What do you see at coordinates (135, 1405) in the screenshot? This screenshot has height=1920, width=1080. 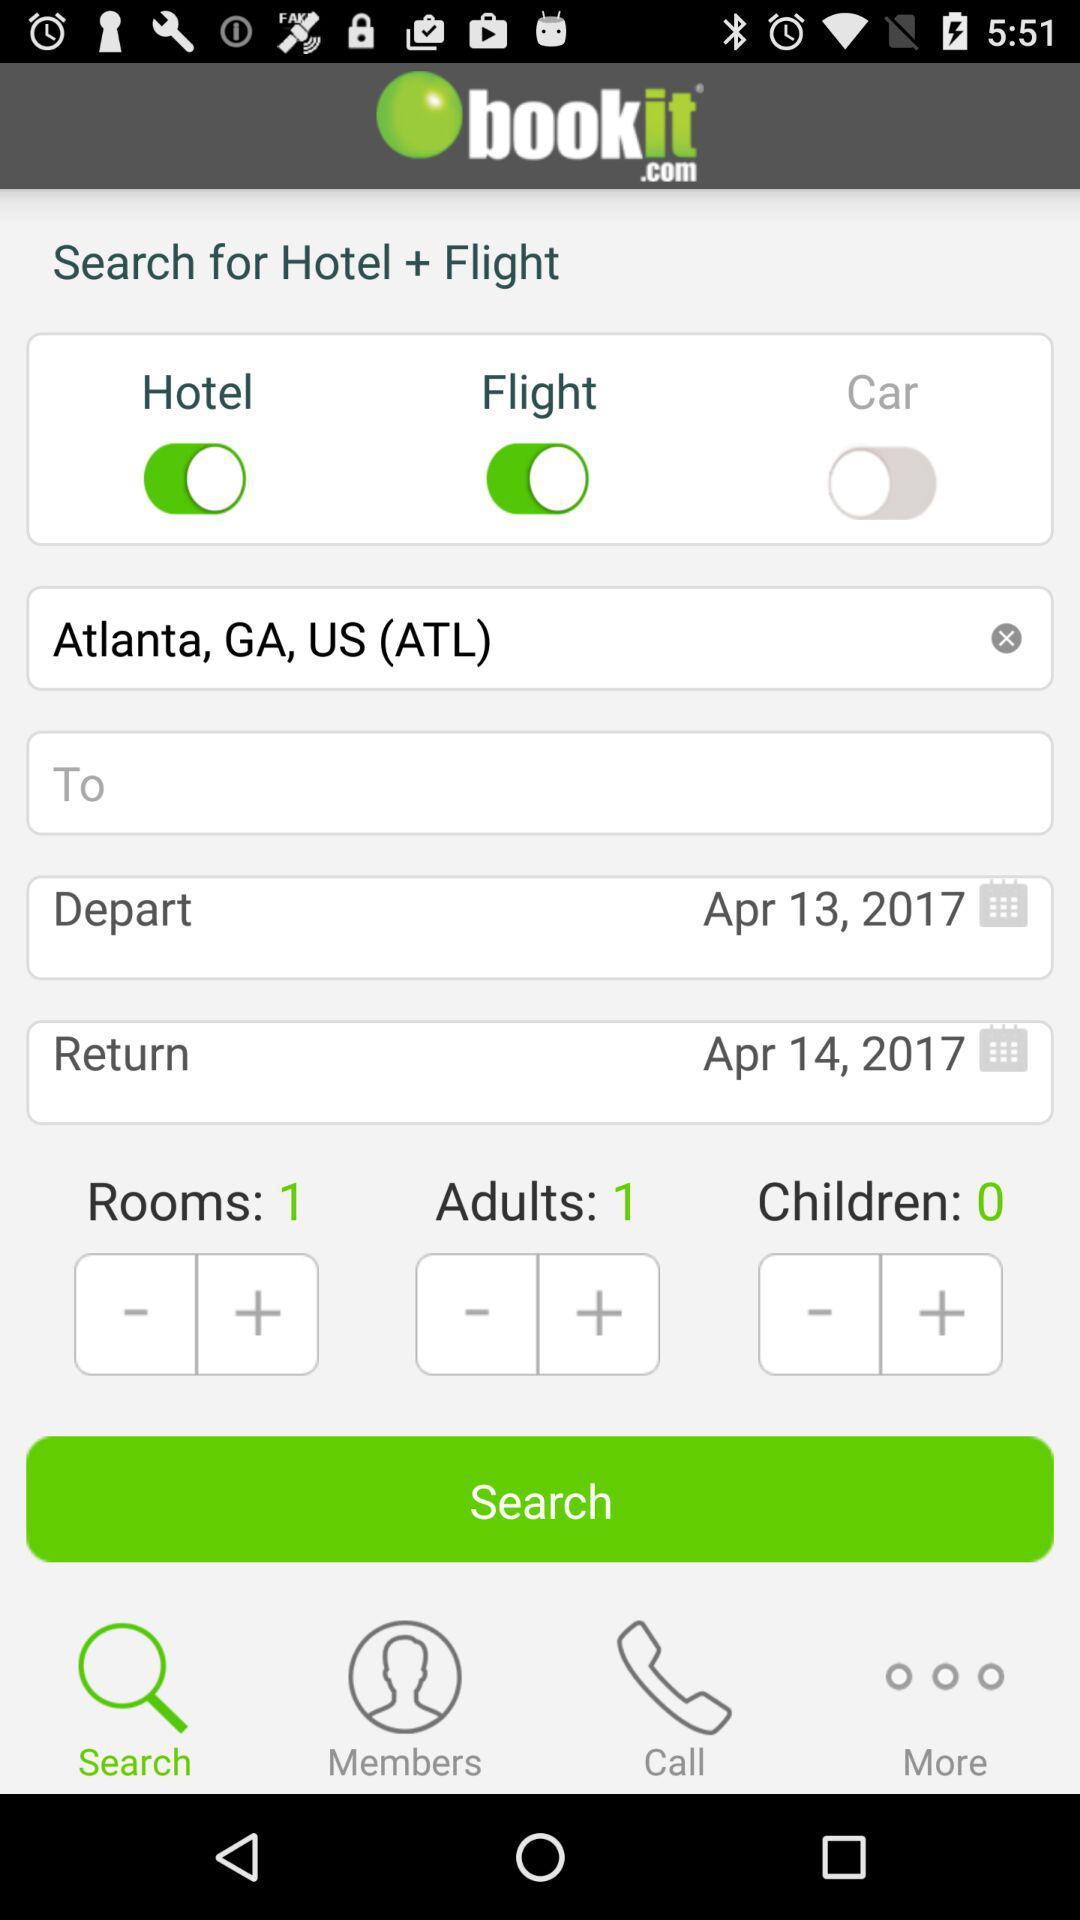 I see `the minus icon` at bounding box center [135, 1405].